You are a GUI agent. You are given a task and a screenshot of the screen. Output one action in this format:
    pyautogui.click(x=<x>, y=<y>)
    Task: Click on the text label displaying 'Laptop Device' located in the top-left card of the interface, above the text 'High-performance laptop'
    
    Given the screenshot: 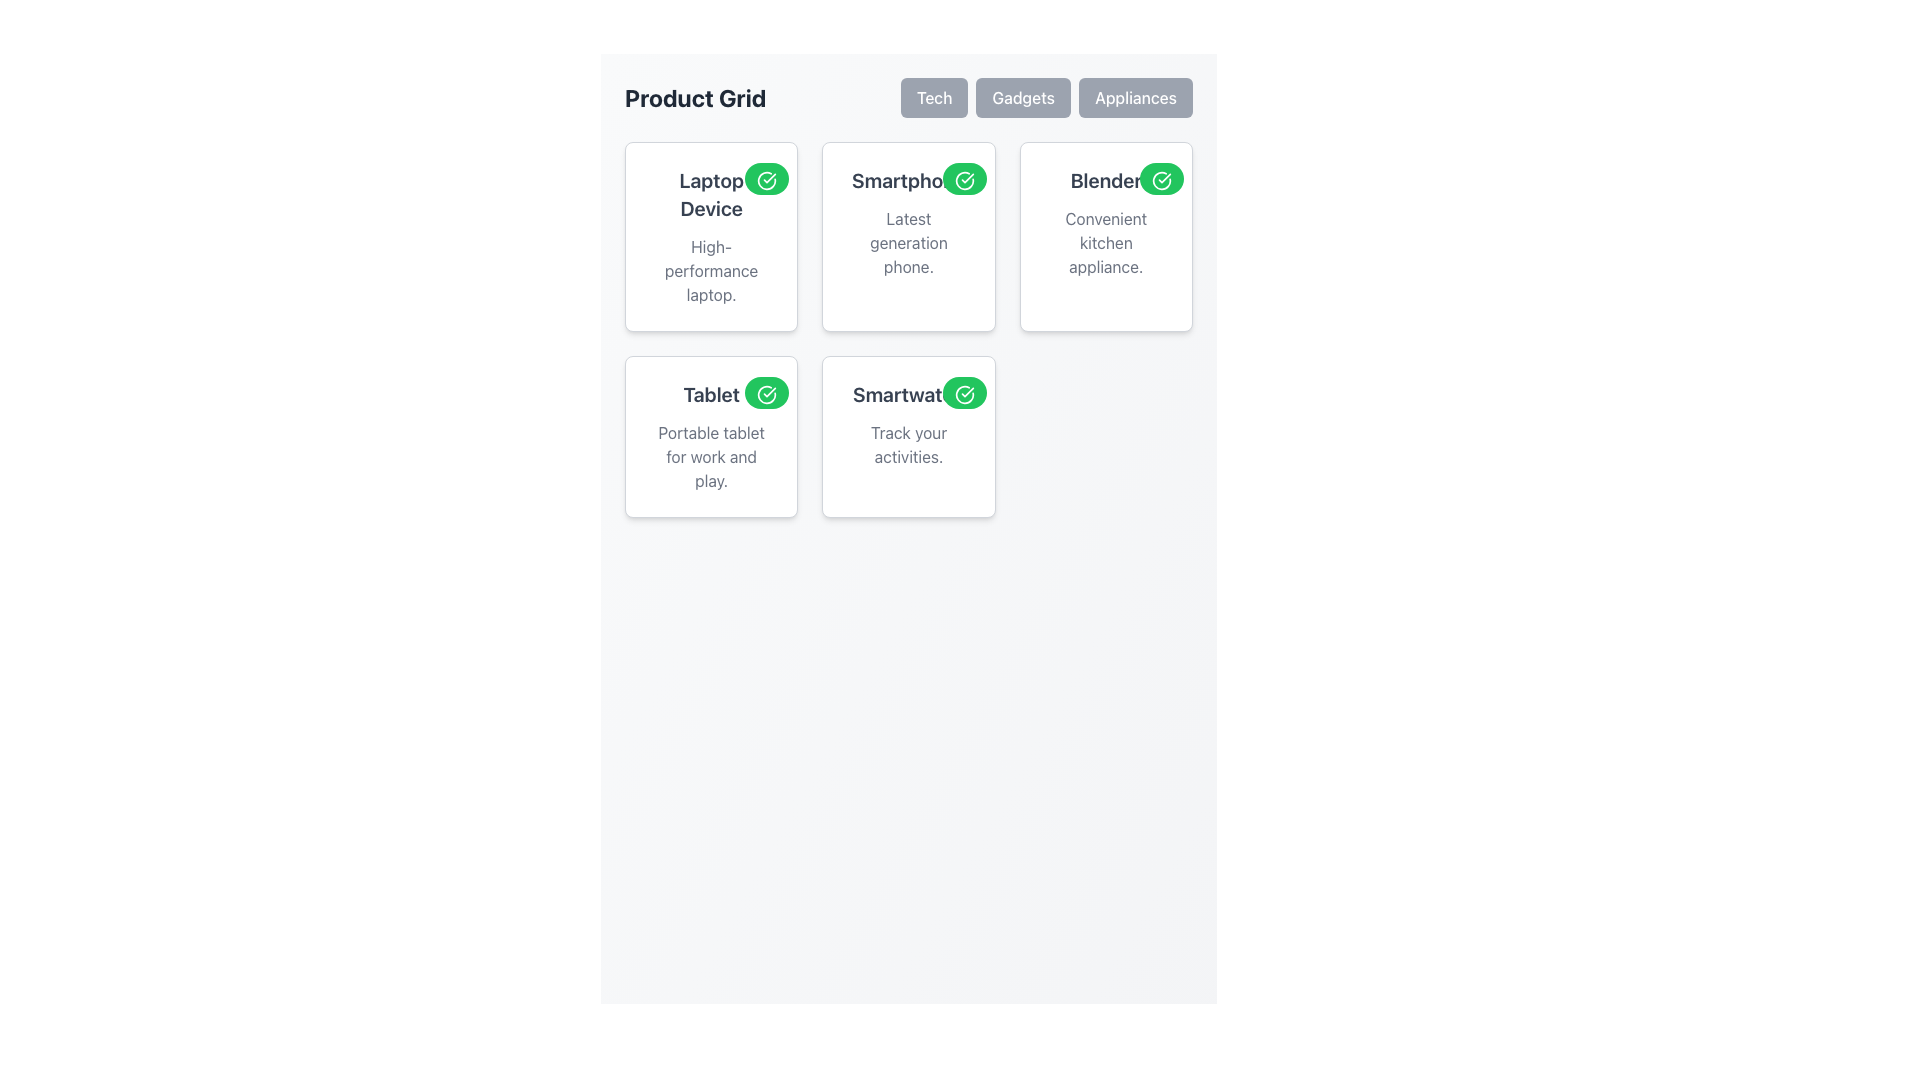 What is the action you would take?
    pyautogui.click(x=711, y=195)
    